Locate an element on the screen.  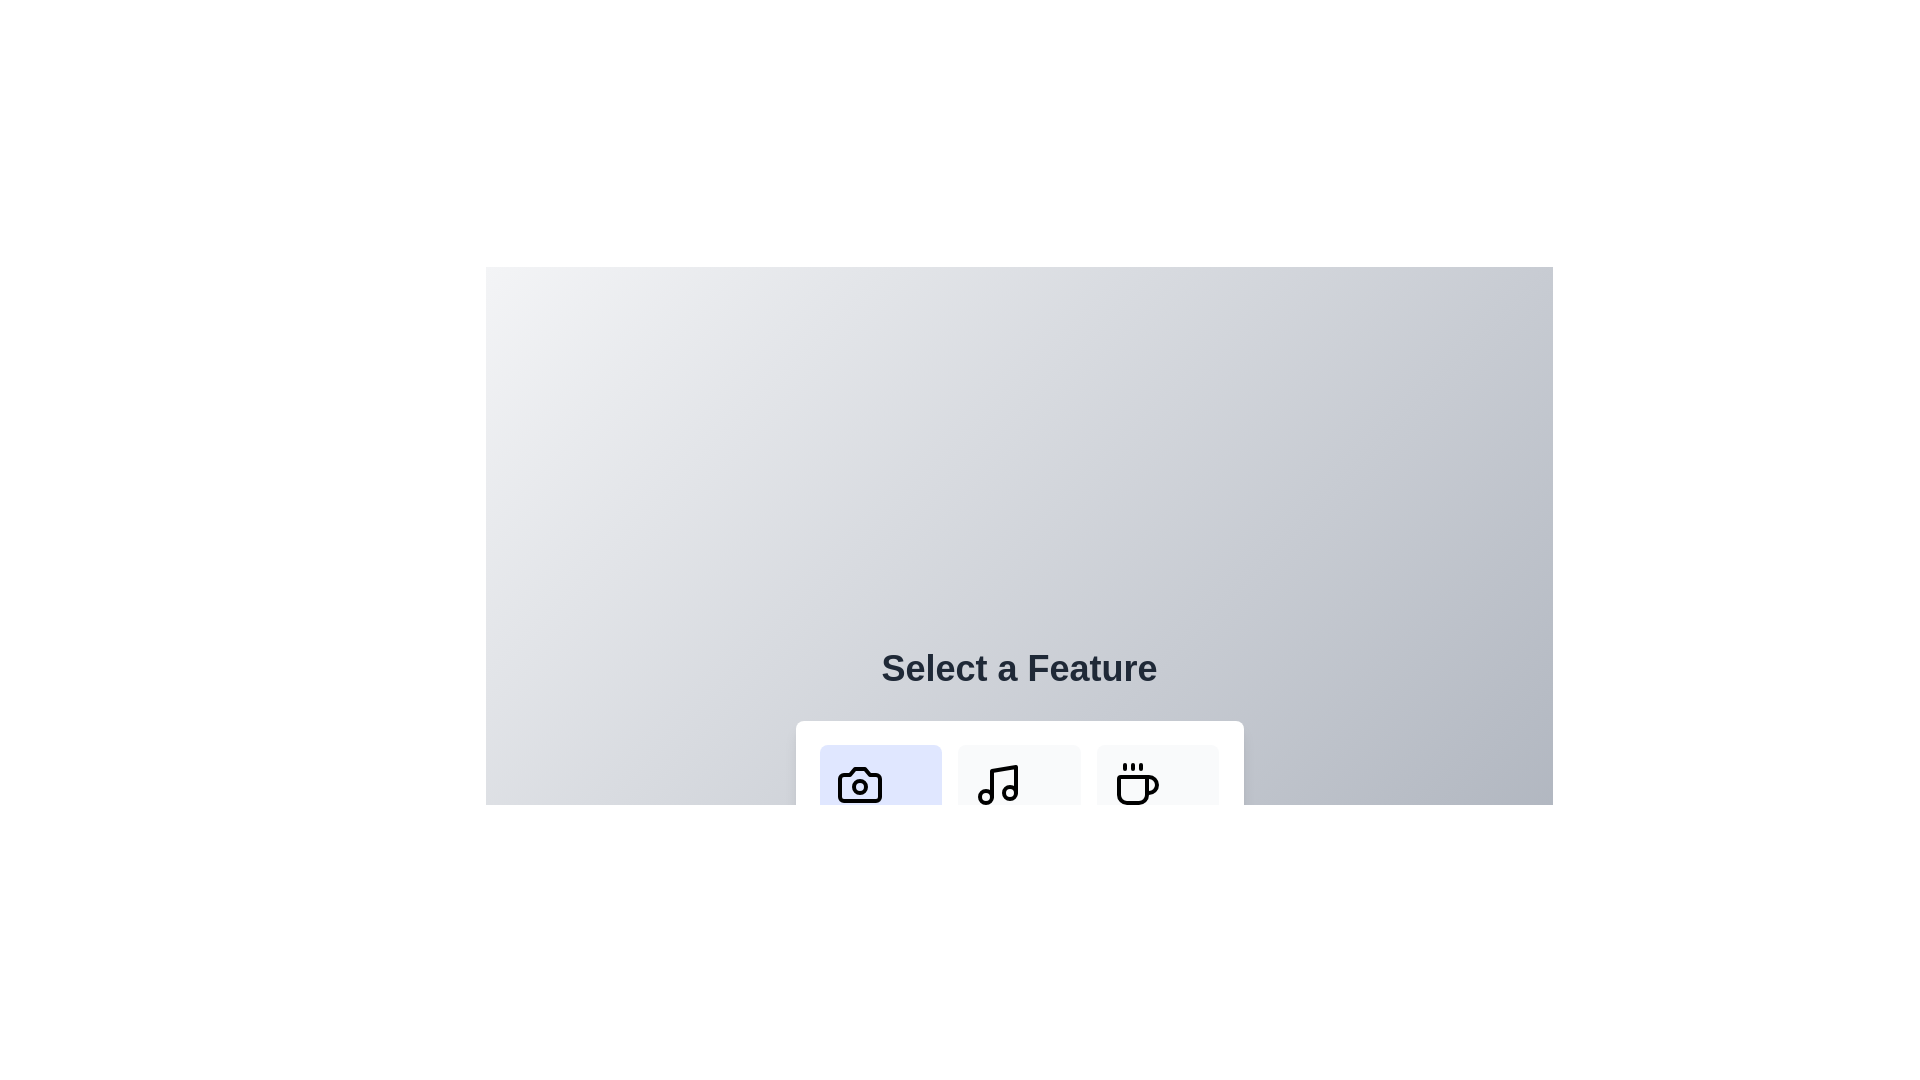
the 'Photography' category button, which is the leftmost option in a group of three at the bottom center of the application interface is located at coordinates (880, 801).